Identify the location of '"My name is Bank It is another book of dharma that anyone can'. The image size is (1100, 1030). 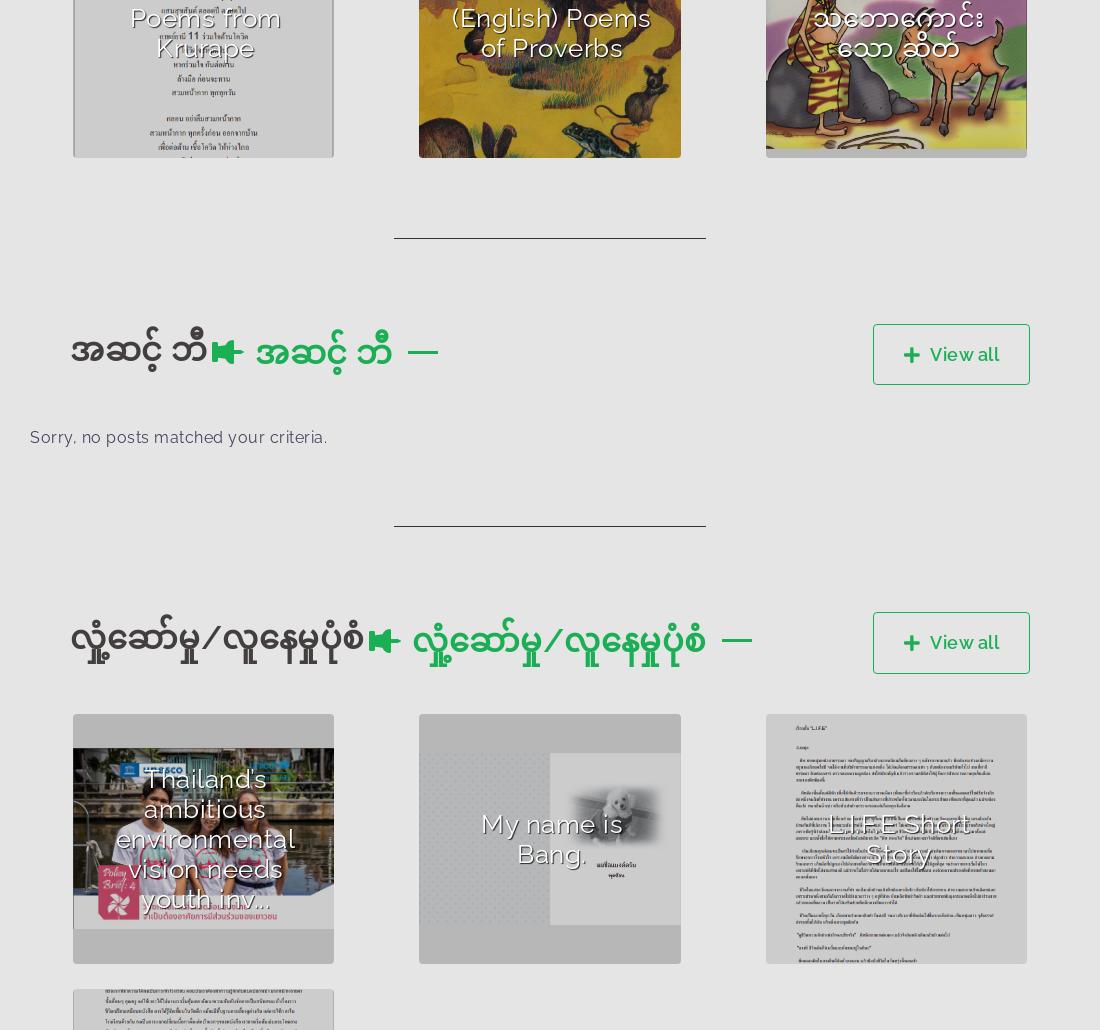
(446, 847).